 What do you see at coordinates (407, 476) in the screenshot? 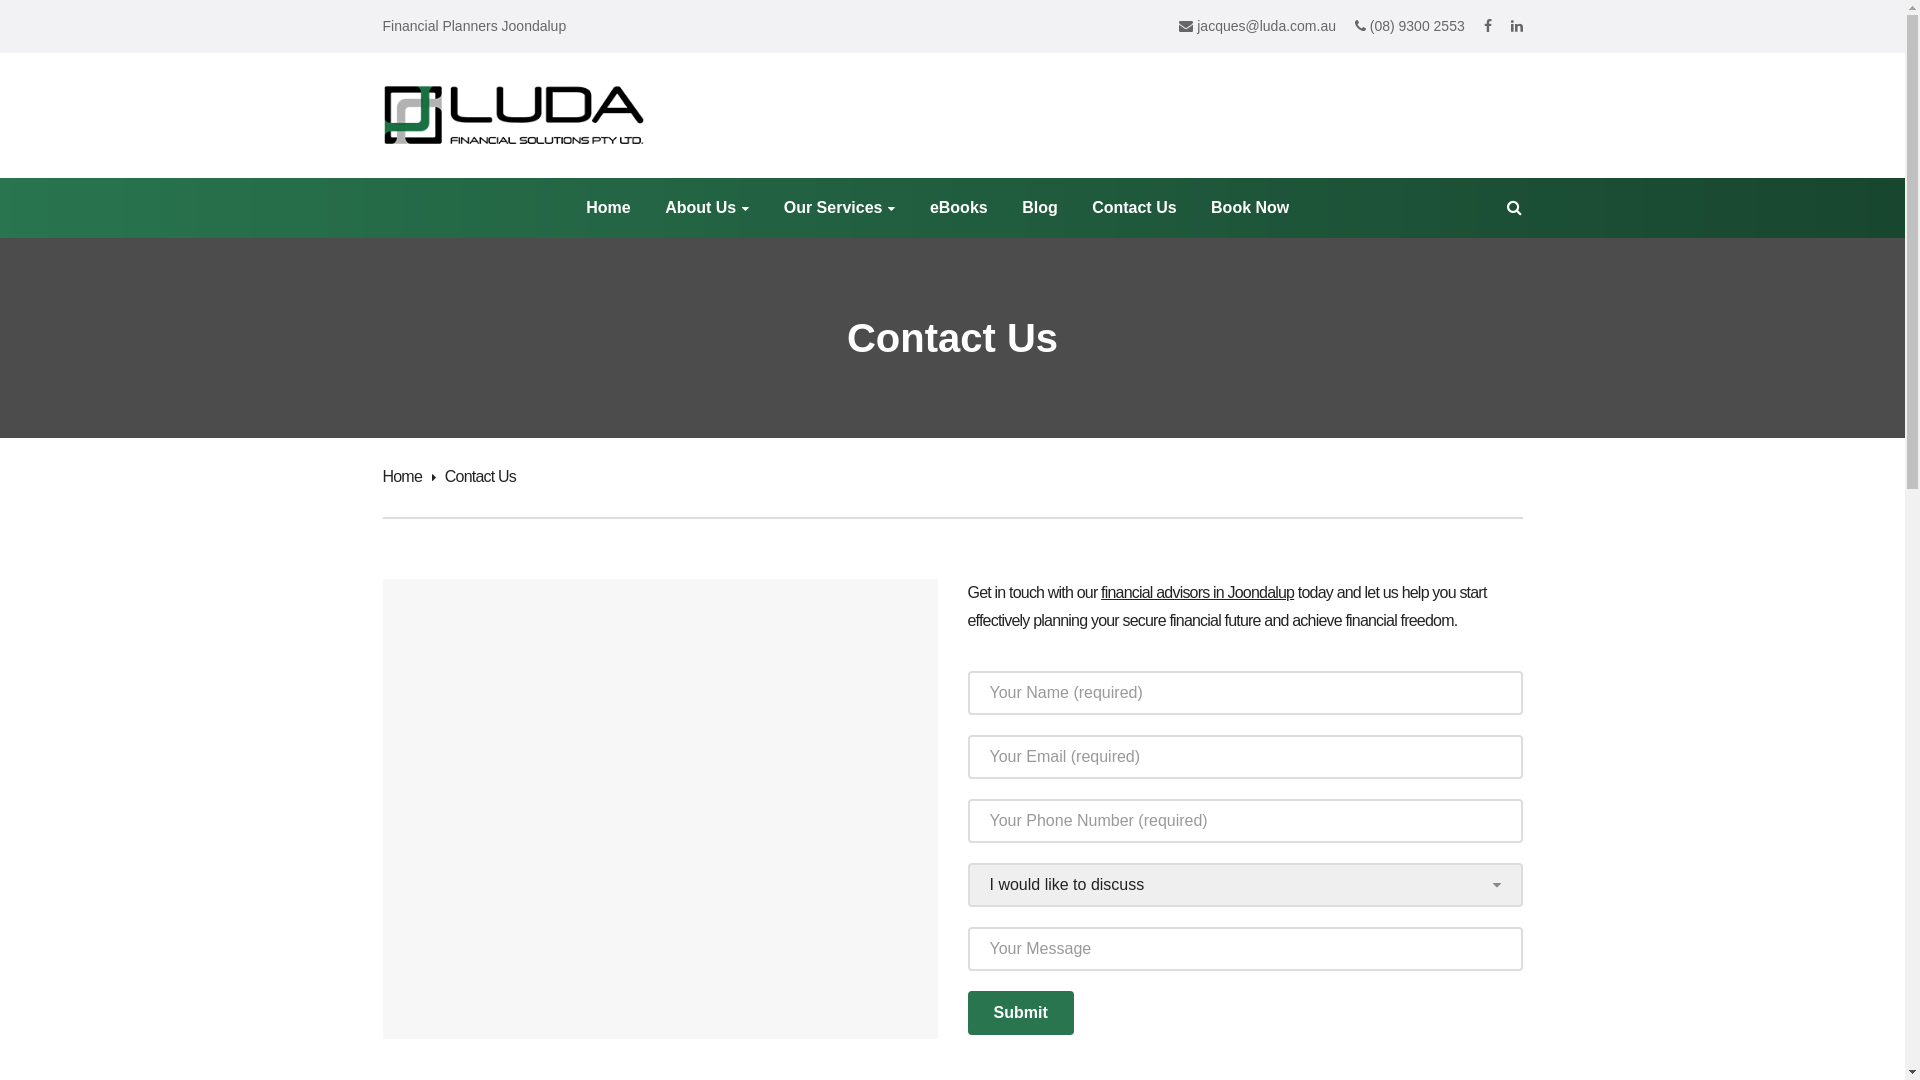
I see `'Home'` at bounding box center [407, 476].